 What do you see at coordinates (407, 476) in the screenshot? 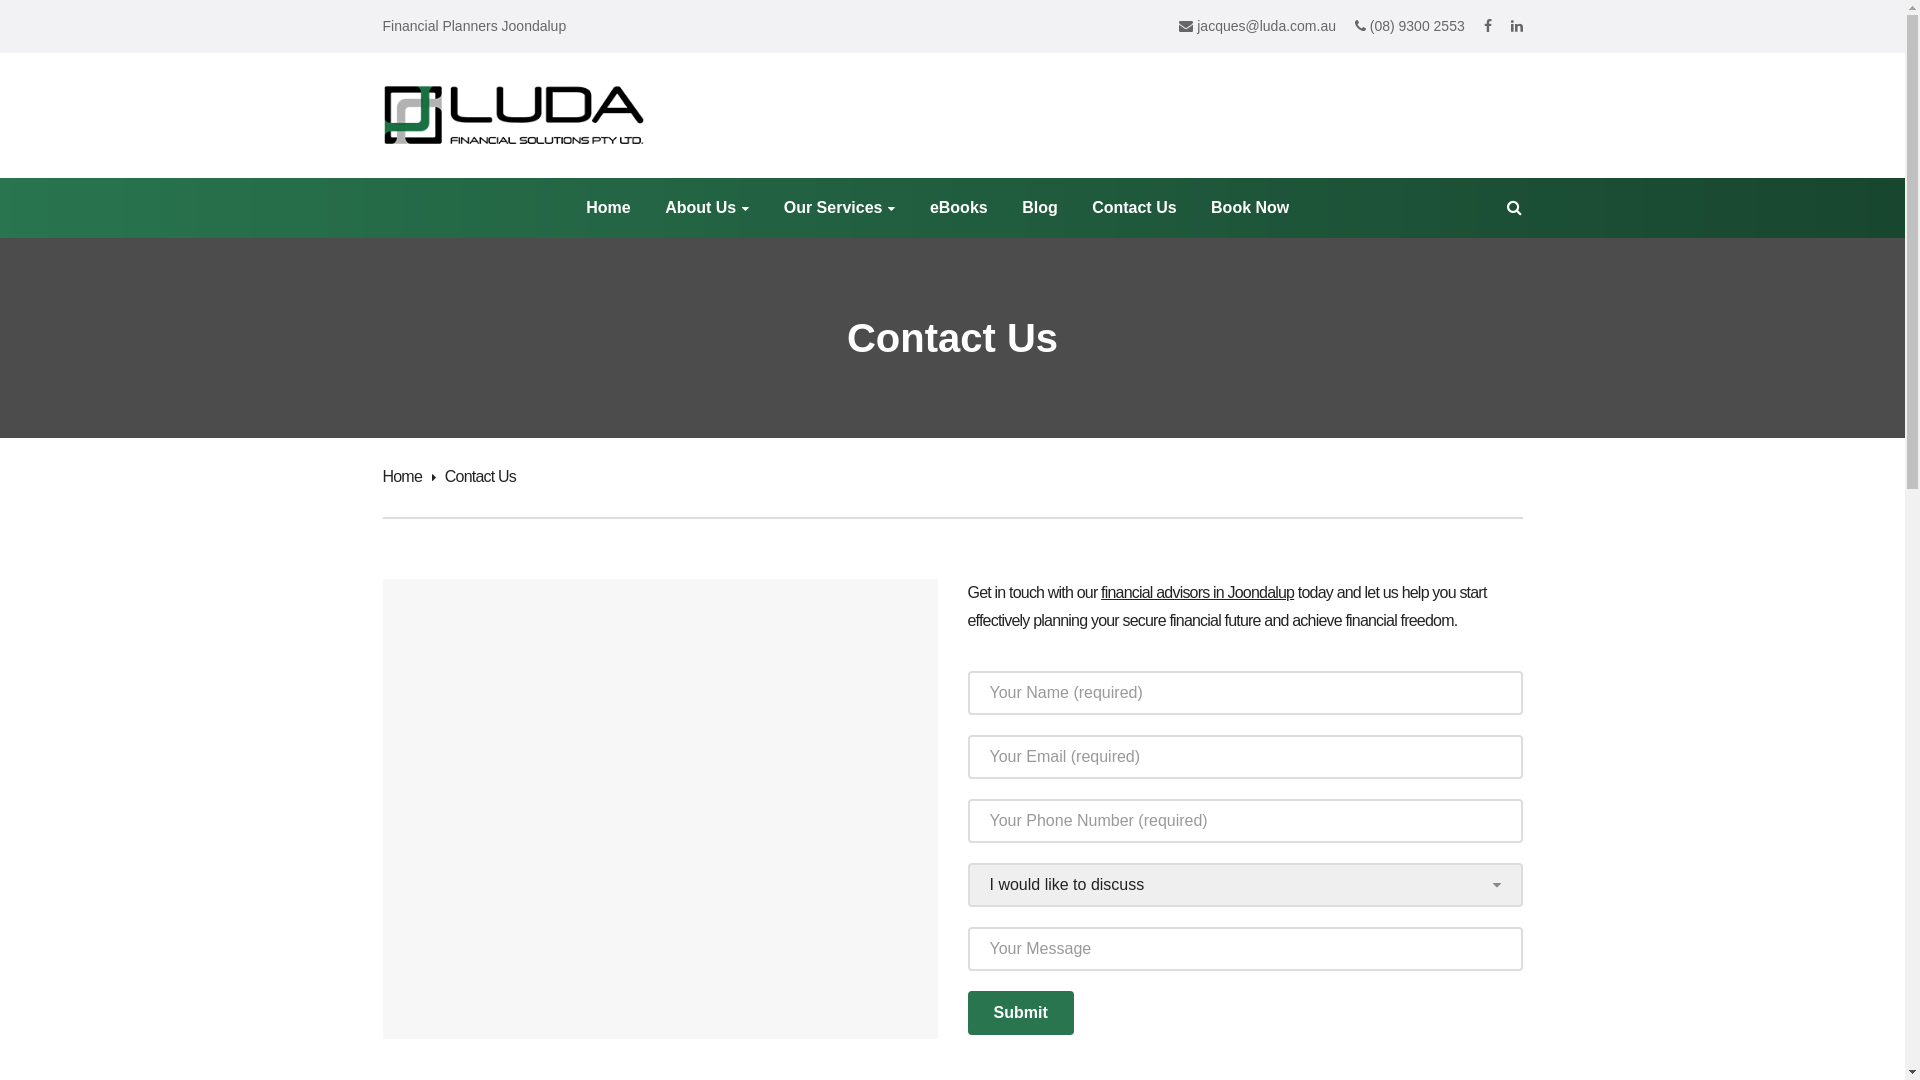
I see `'Home'` at bounding box center [407, 476].